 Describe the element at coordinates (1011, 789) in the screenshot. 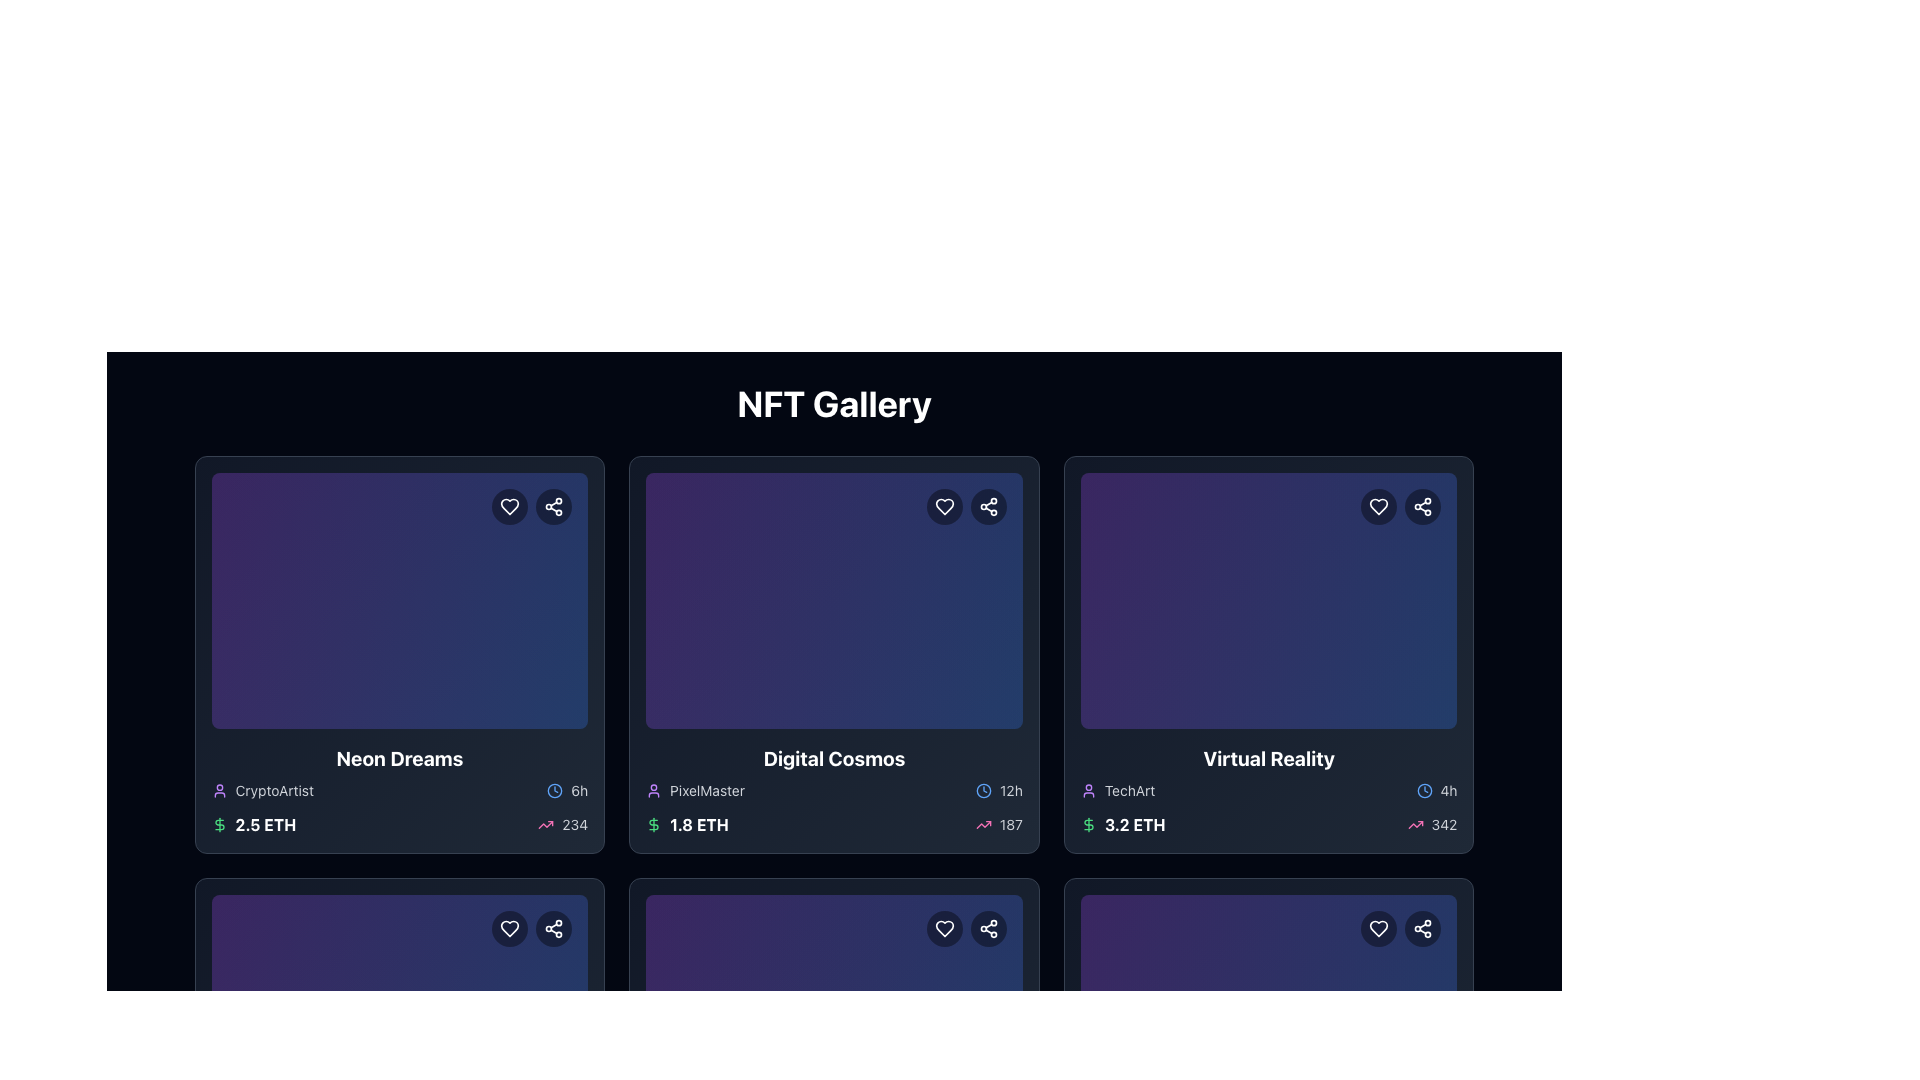

I see `text content of the light gray Text Label displaying '12h', which is located to the right of a small clock icon within the 'Digital Cosmos' card` at that location.